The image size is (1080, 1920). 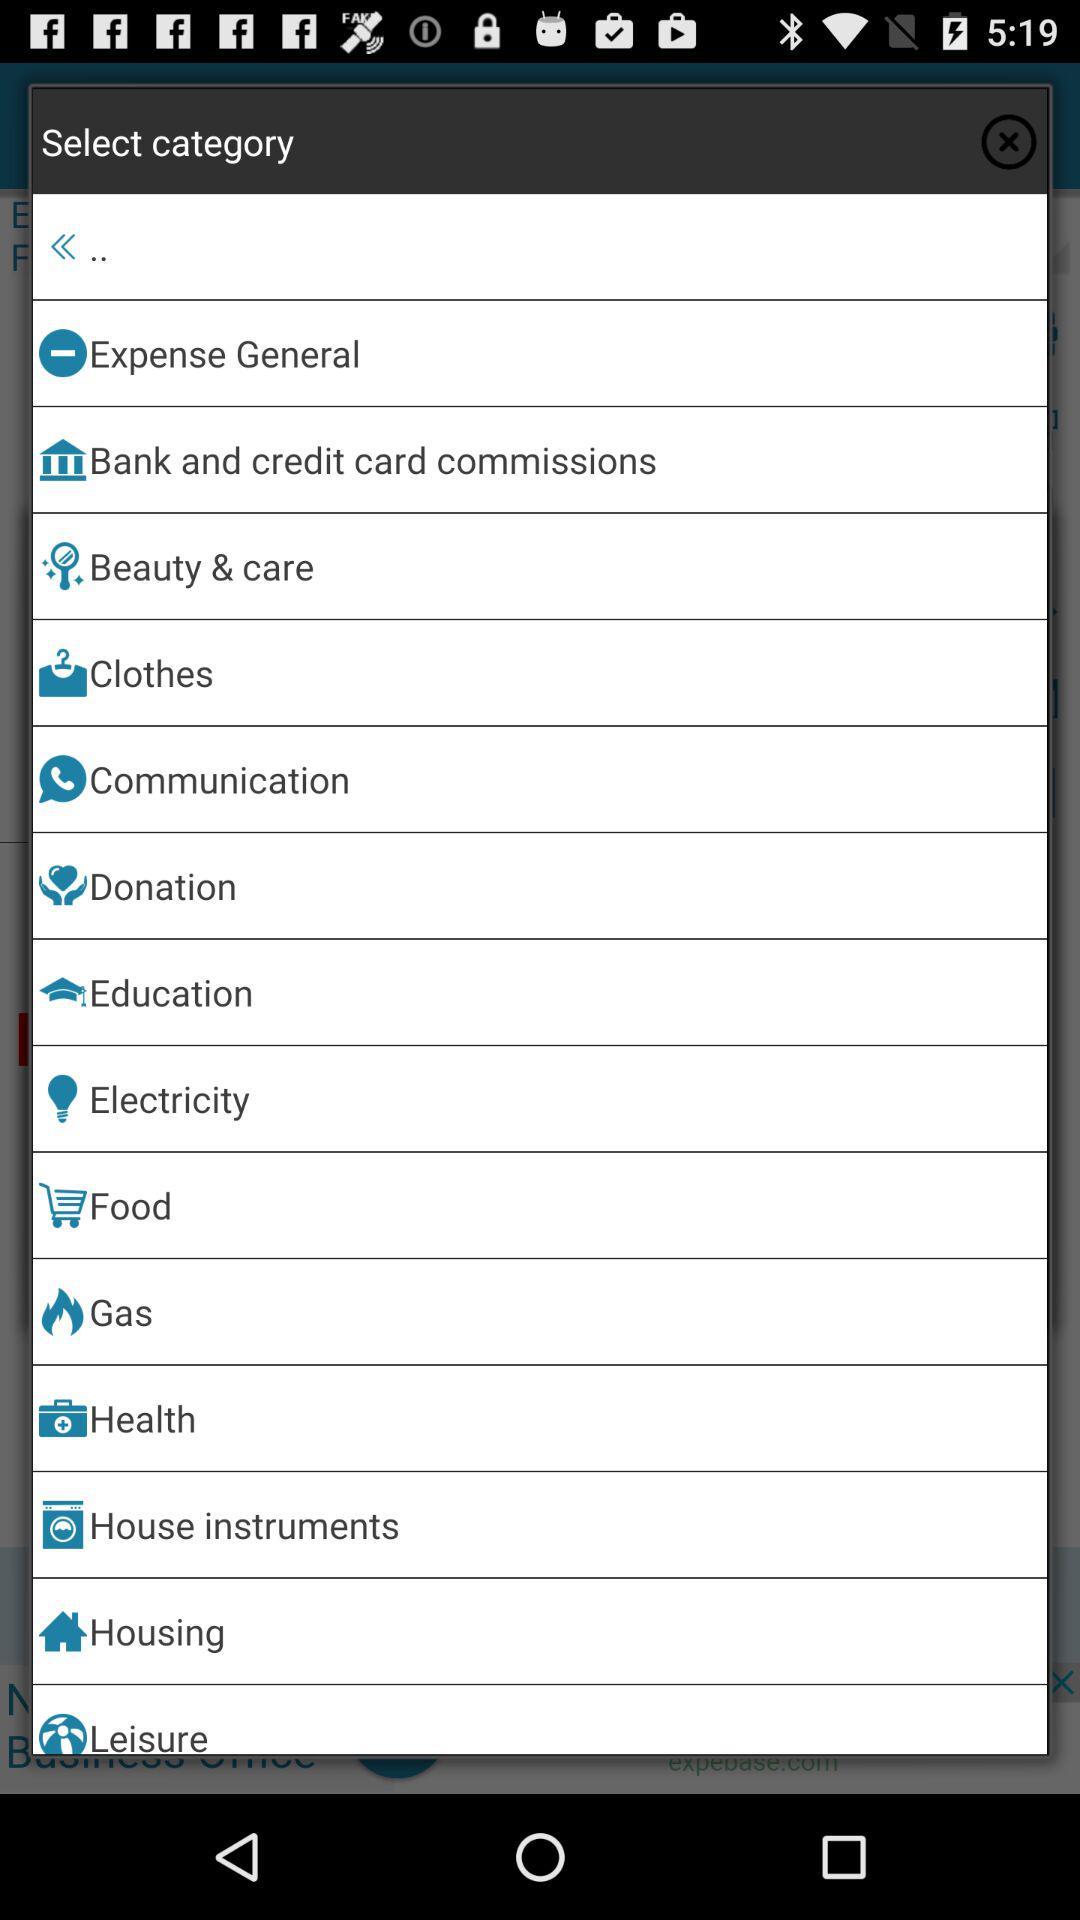 I want to click on the .. item, so click(x=564, y=245).